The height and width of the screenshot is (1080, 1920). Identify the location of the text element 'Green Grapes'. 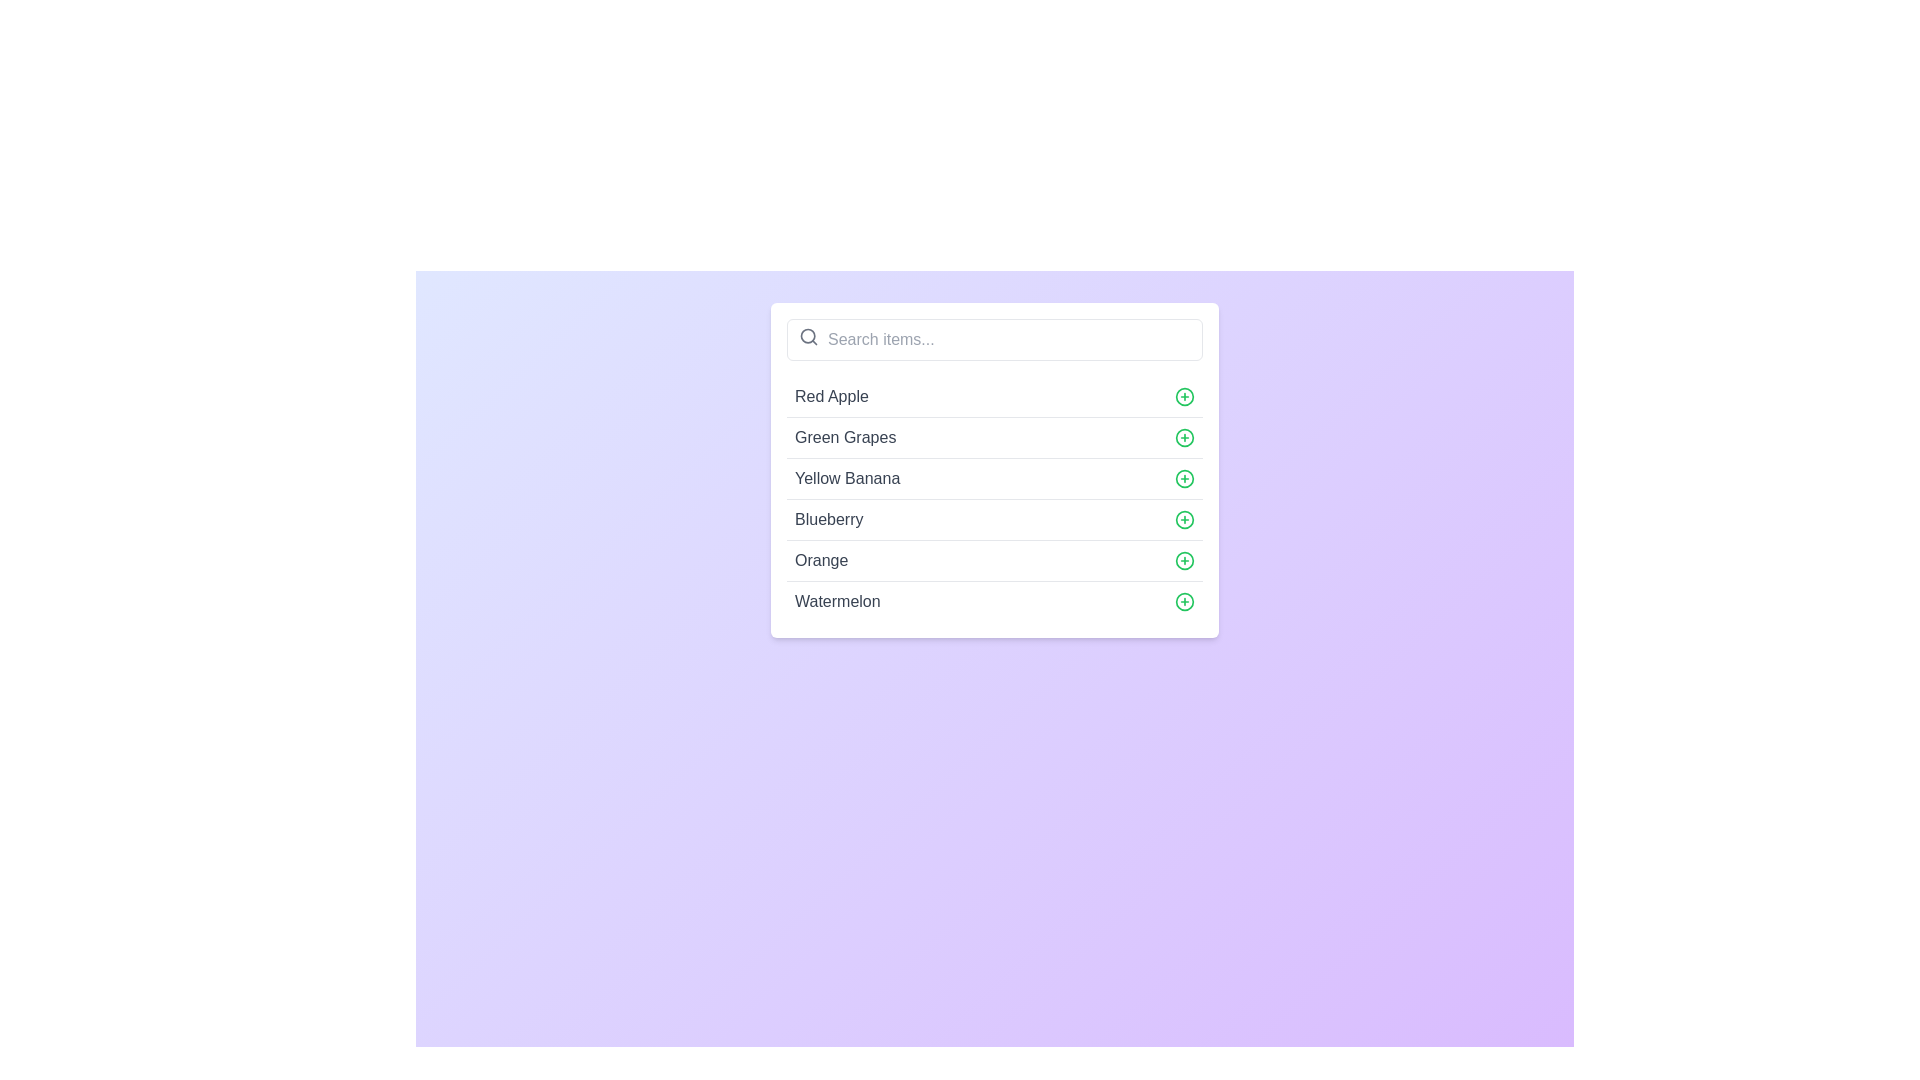
(845, 437).